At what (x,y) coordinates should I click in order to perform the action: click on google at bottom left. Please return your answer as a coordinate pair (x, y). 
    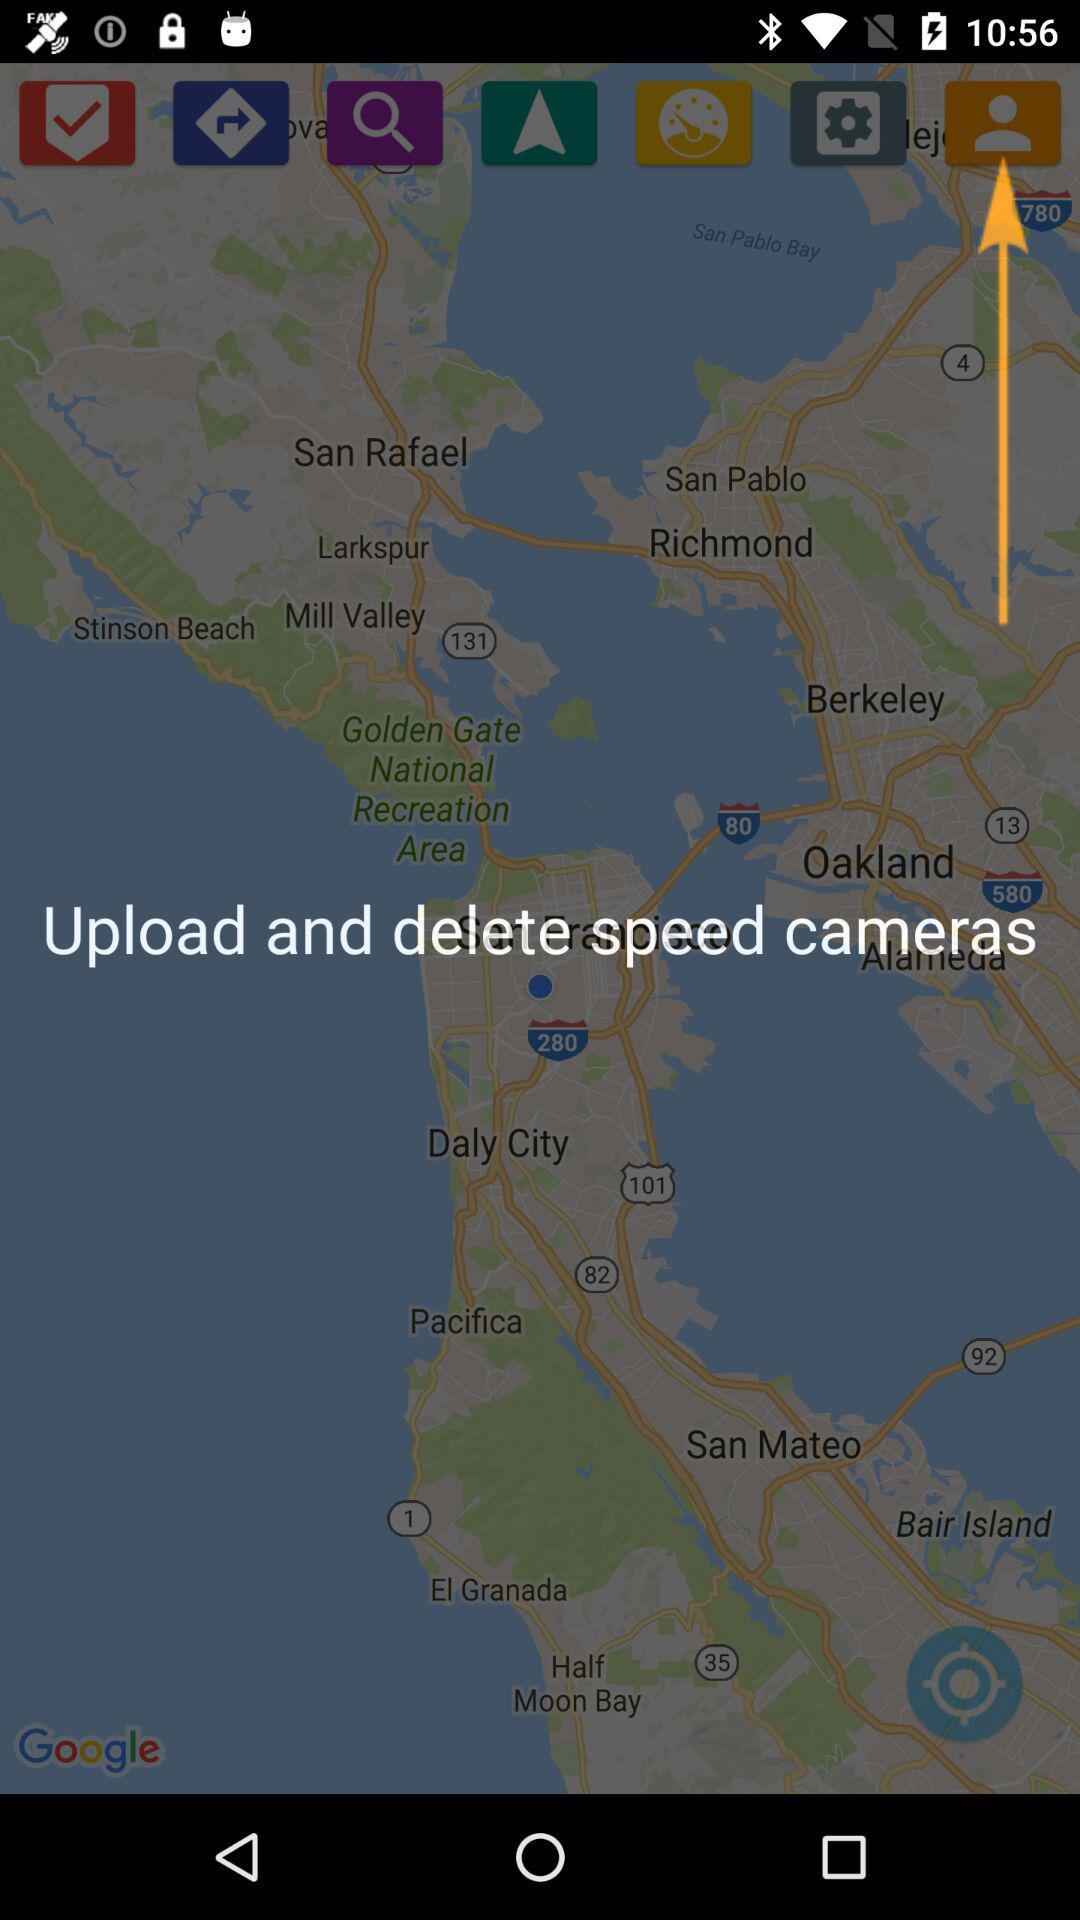
    Looking at the image, I should click on (92, 1751).